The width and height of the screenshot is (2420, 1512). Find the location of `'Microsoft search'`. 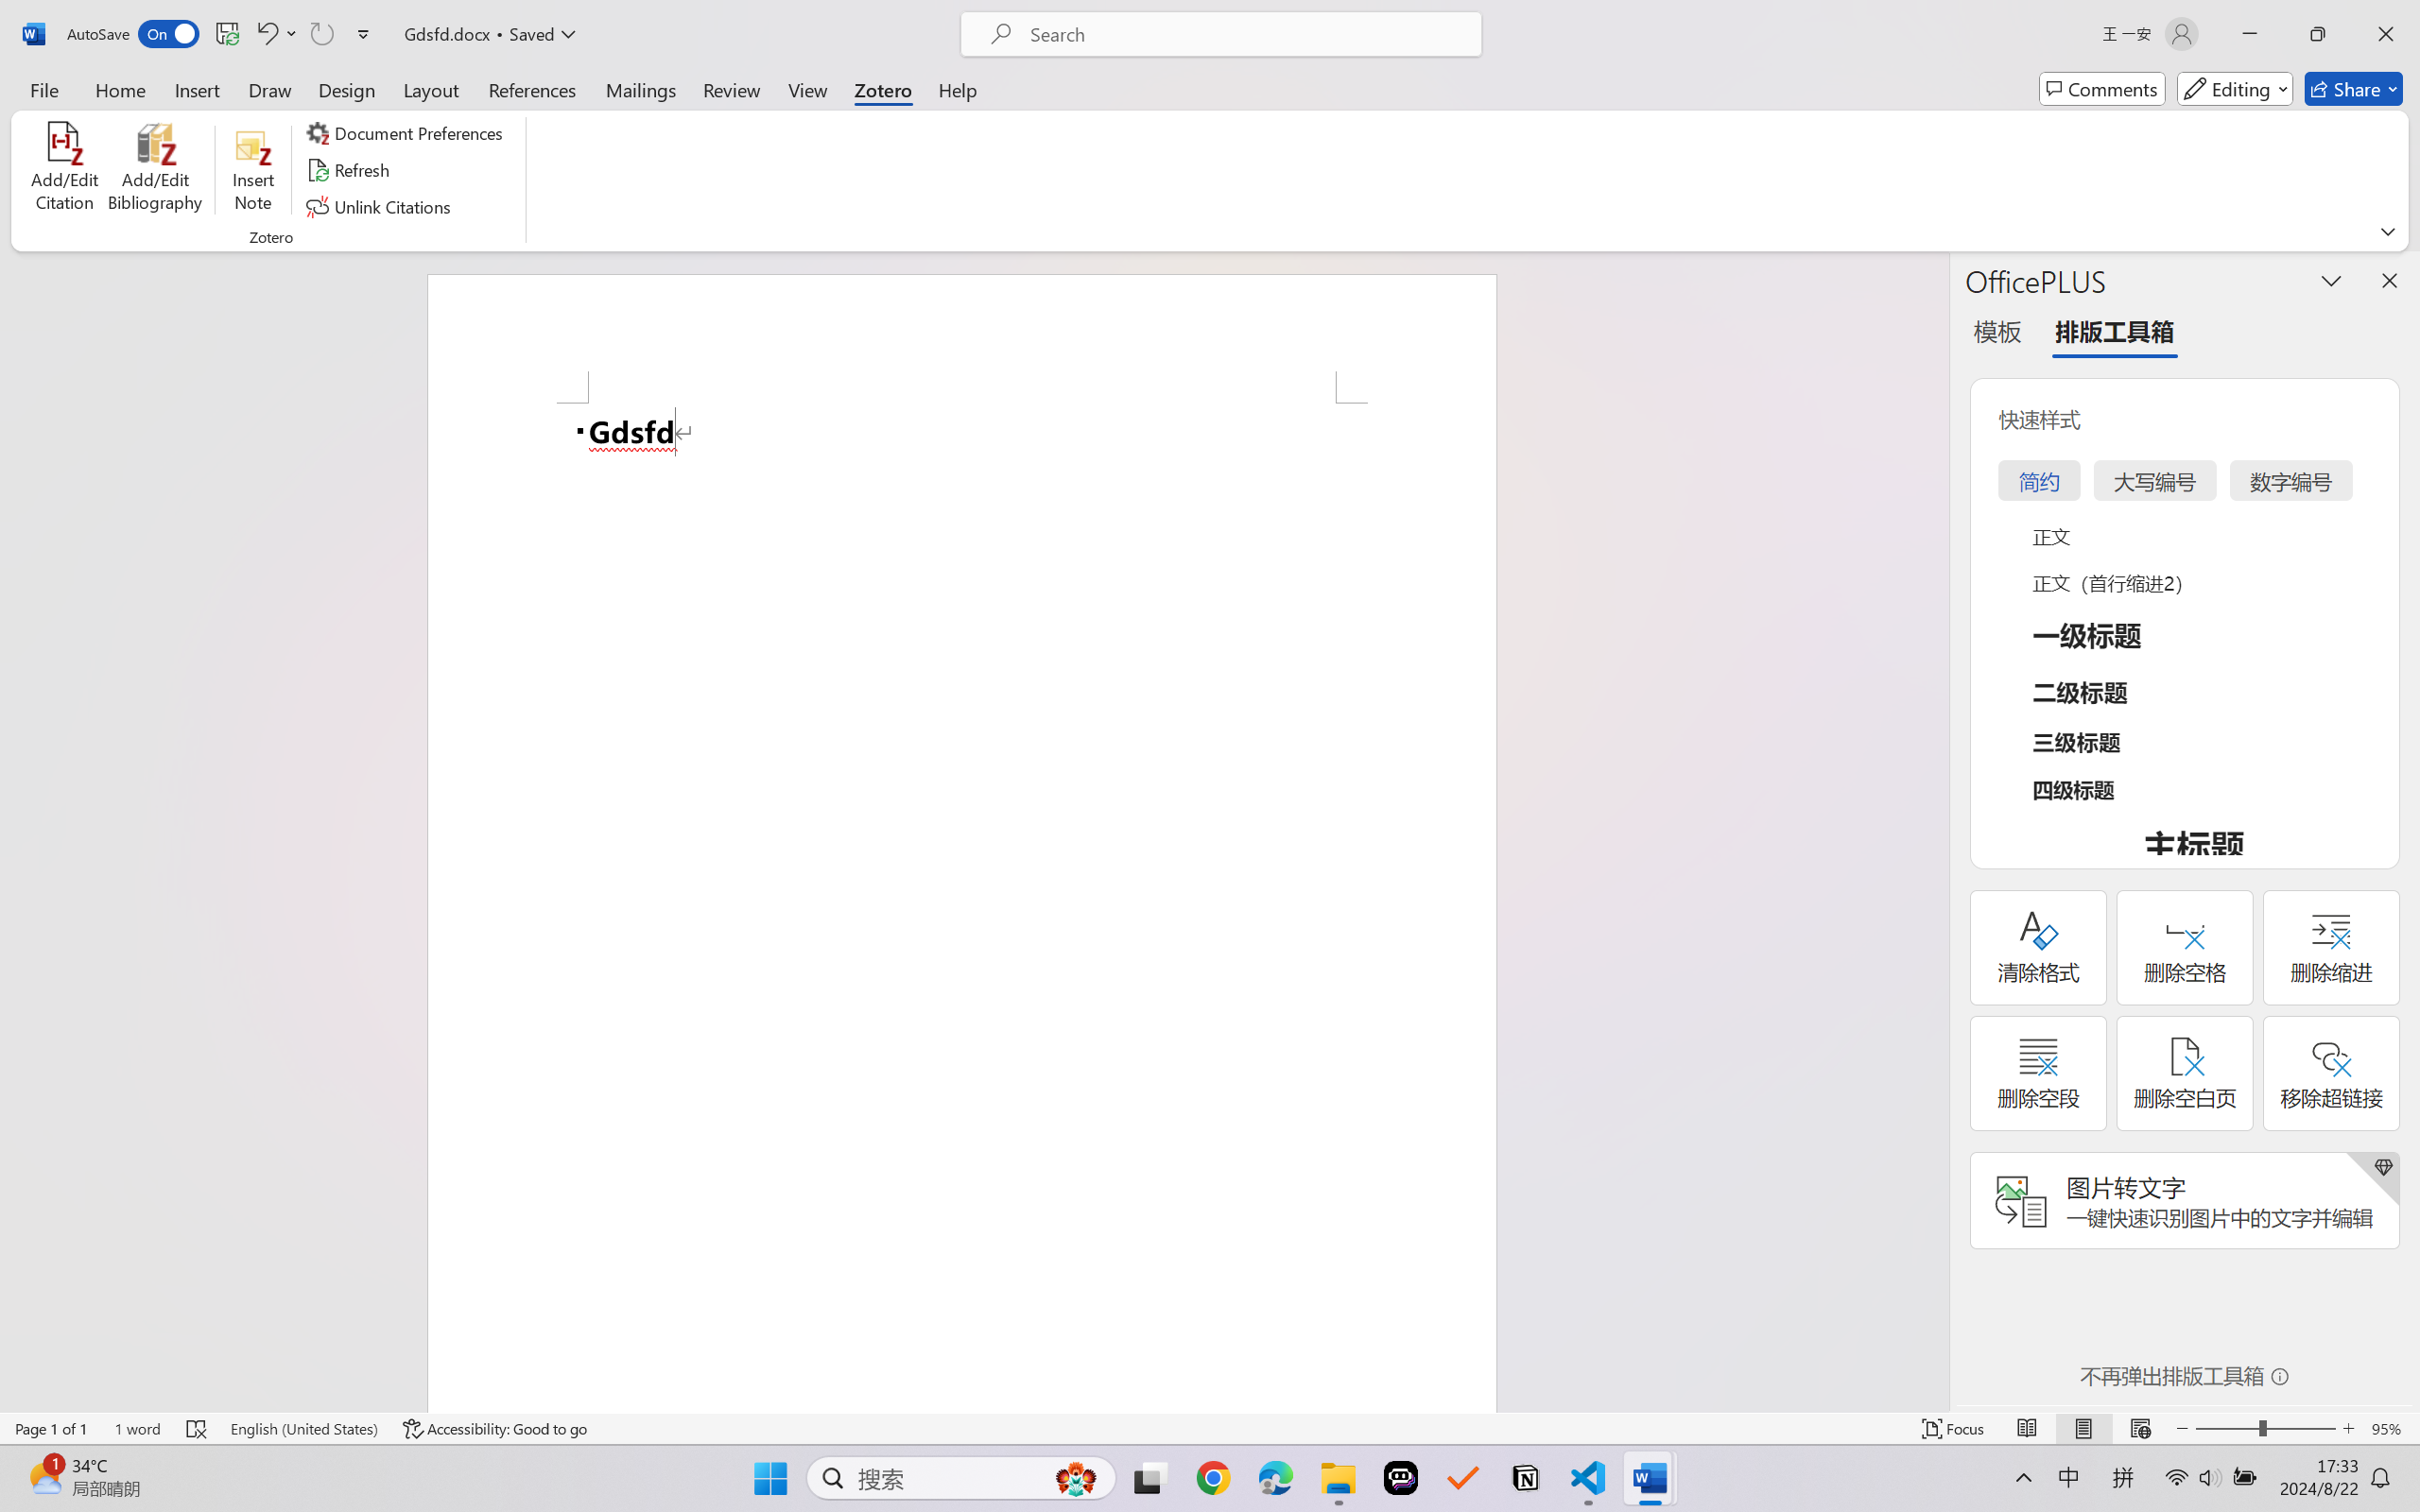

'Microsoft search' is located at coordinates (1246, 33).